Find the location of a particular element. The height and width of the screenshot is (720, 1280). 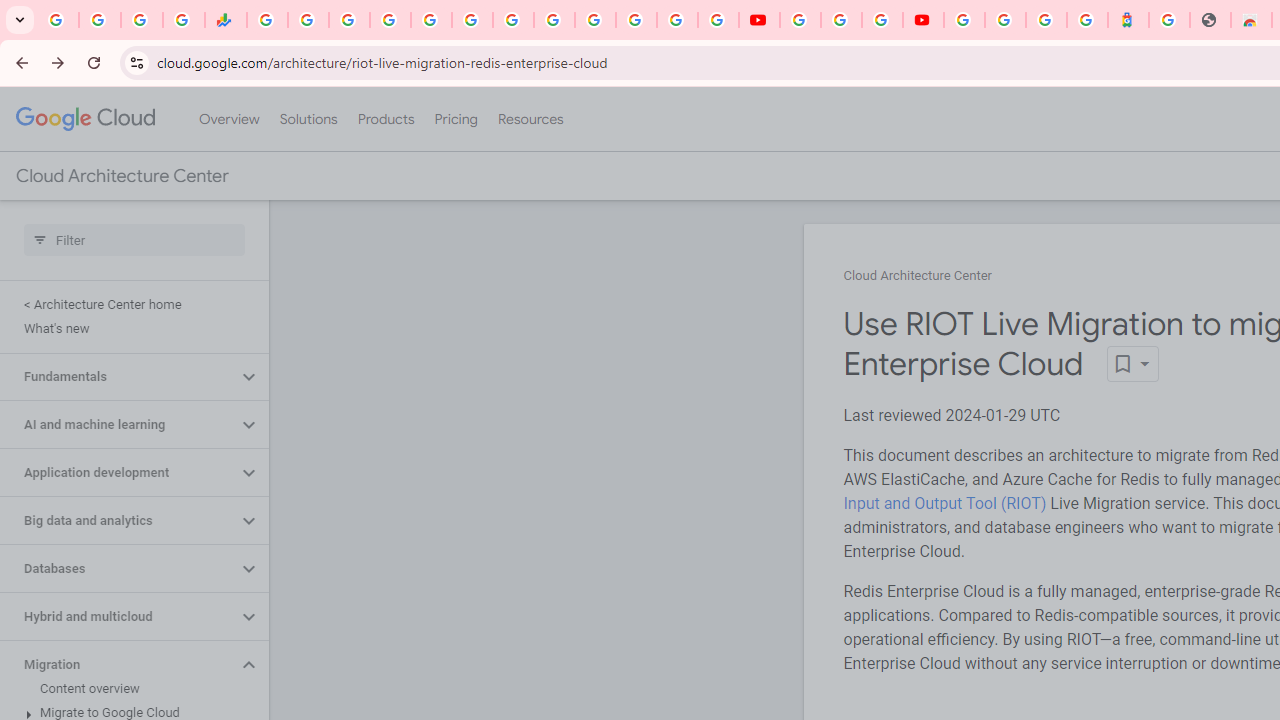

'Fundamentals' is located at coordinates (117, 376).